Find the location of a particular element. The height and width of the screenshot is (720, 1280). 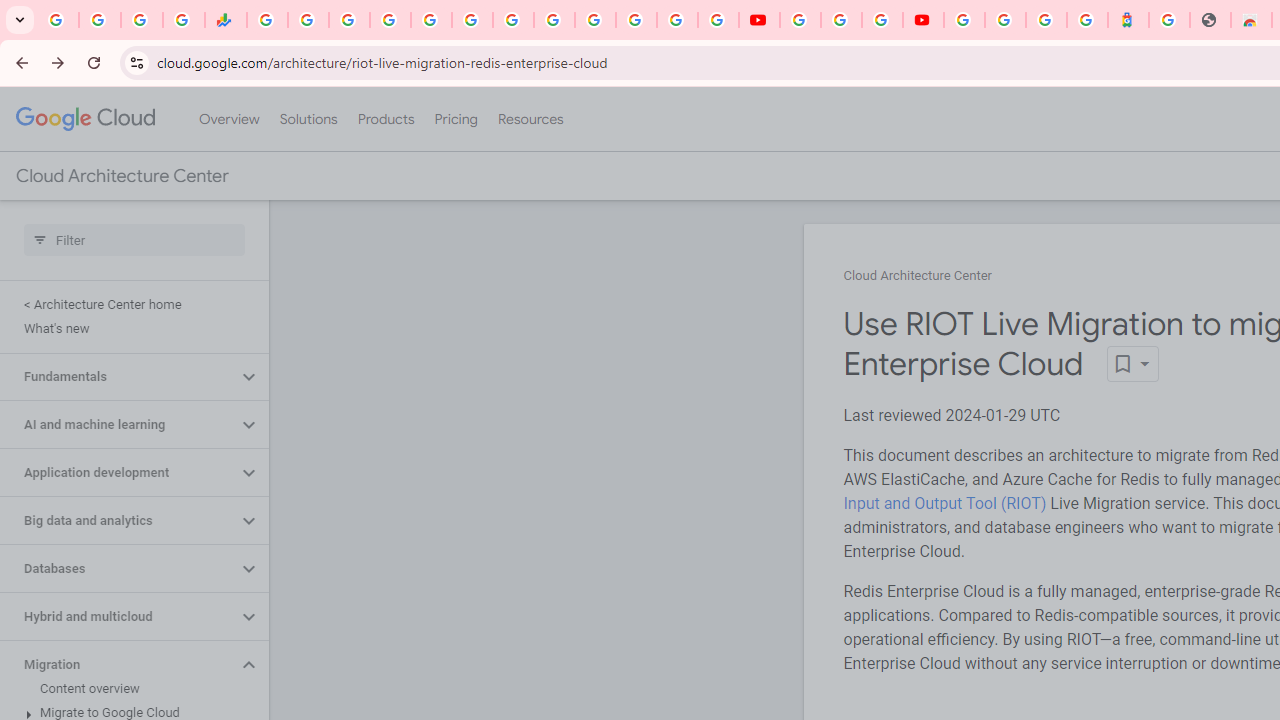

'Fundamentals' is located at coordinates (117, 376).